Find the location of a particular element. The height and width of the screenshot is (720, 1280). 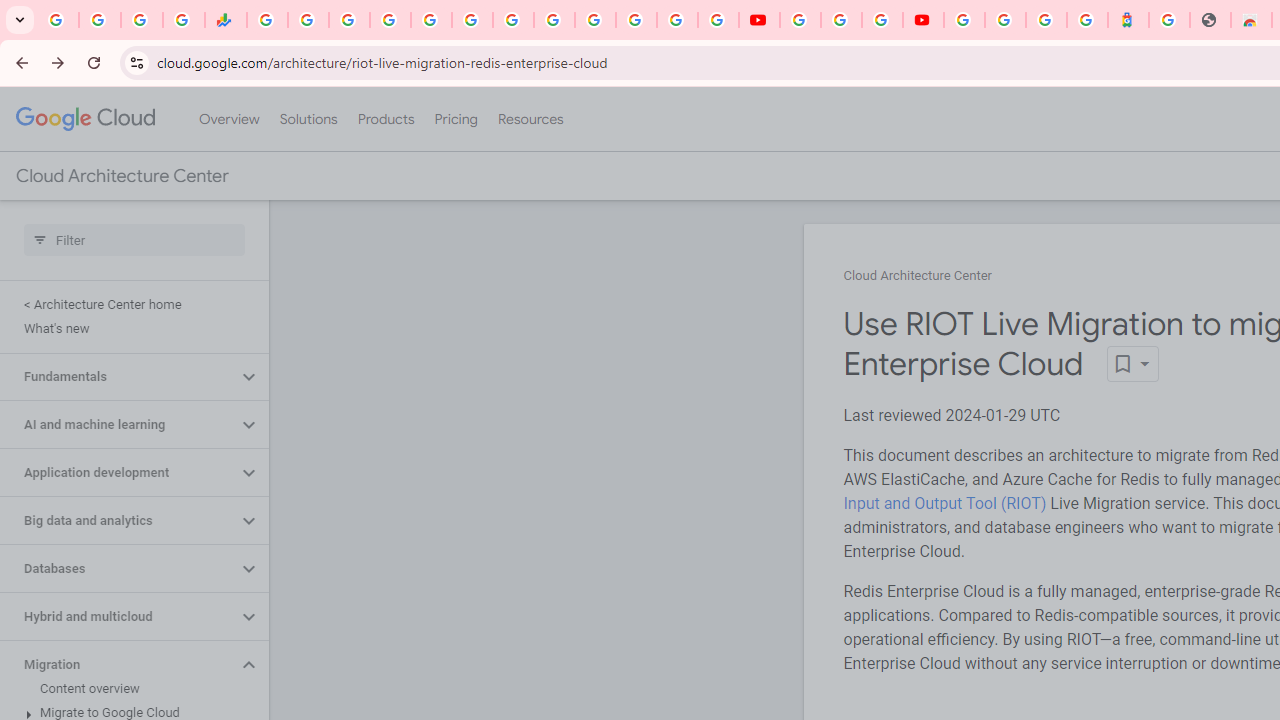

'Fundamentals' is located at coordinates (117, 376).